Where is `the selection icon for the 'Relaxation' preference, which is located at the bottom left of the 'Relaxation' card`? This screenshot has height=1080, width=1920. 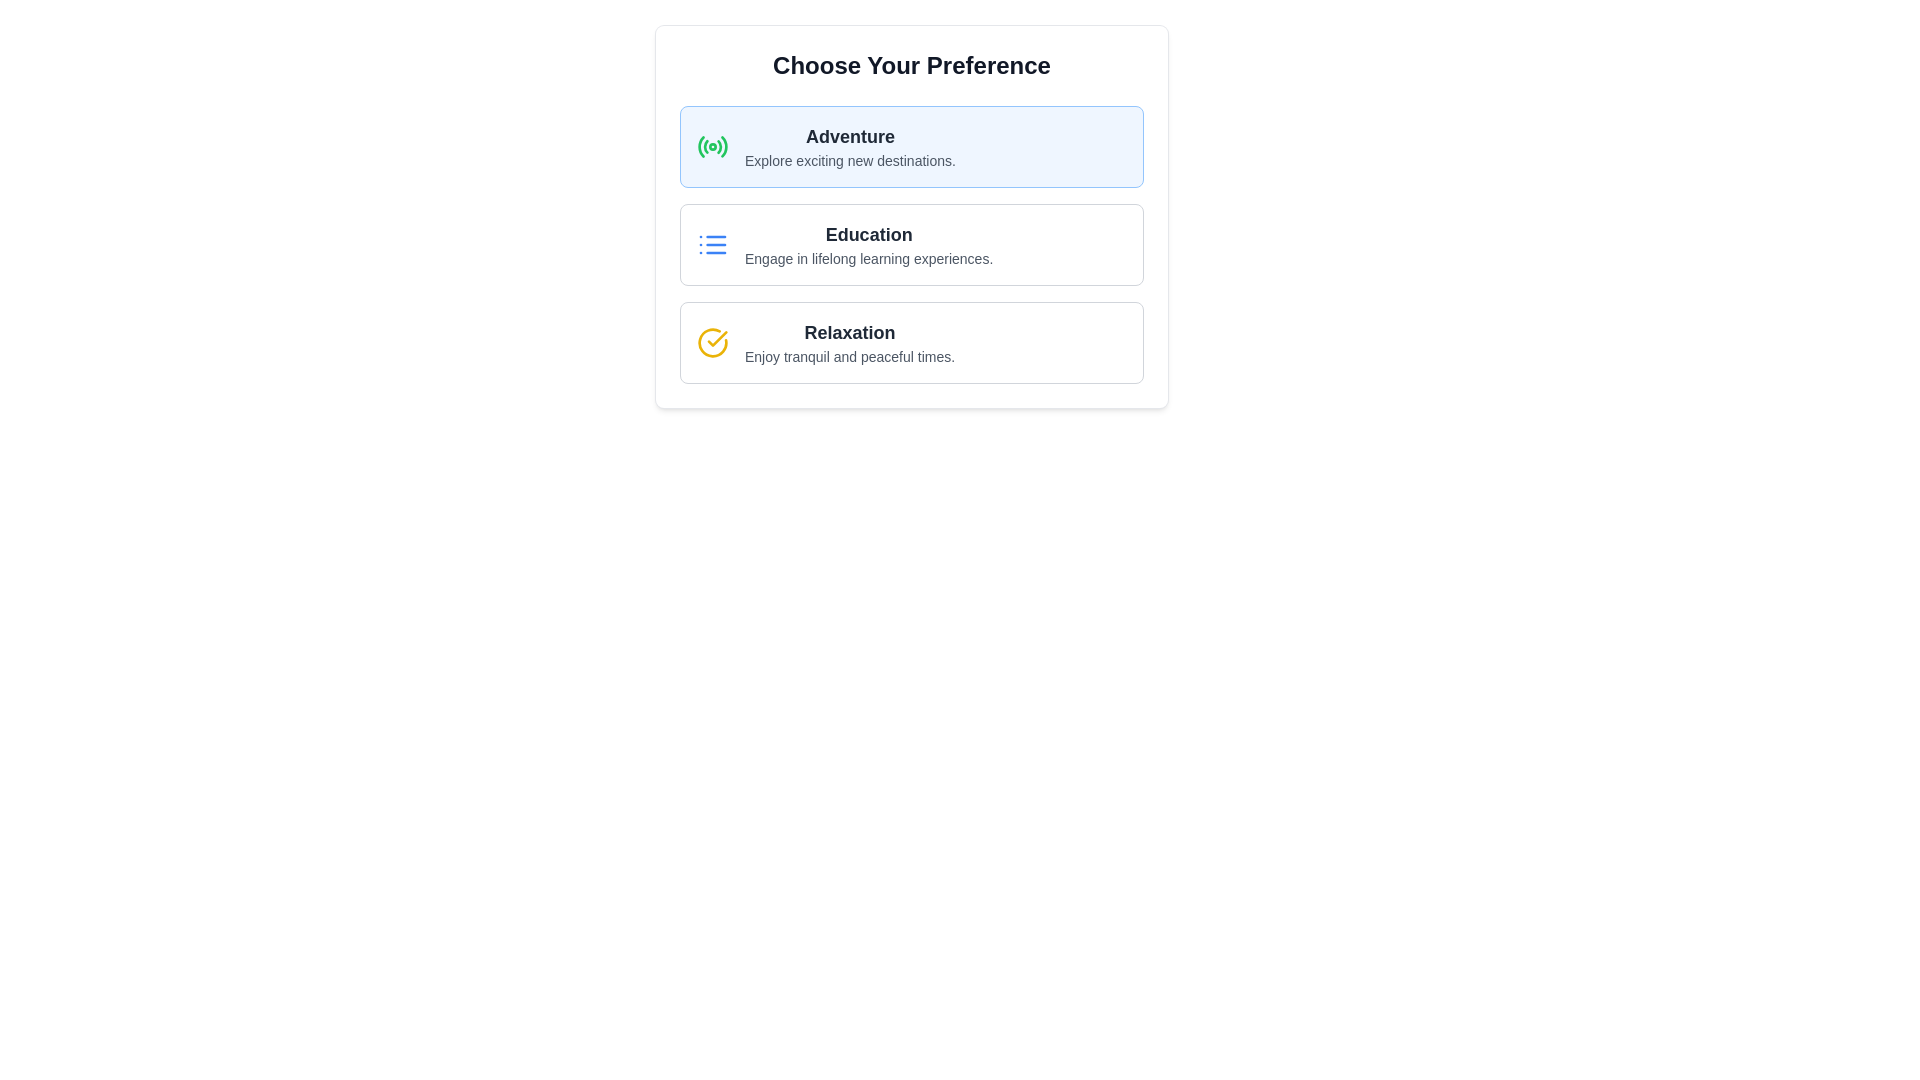 the selection icon for the 'Relaxation' preference, which is located at the bottom left of the 'Relaxation' card is located at coordinates (713, 342).